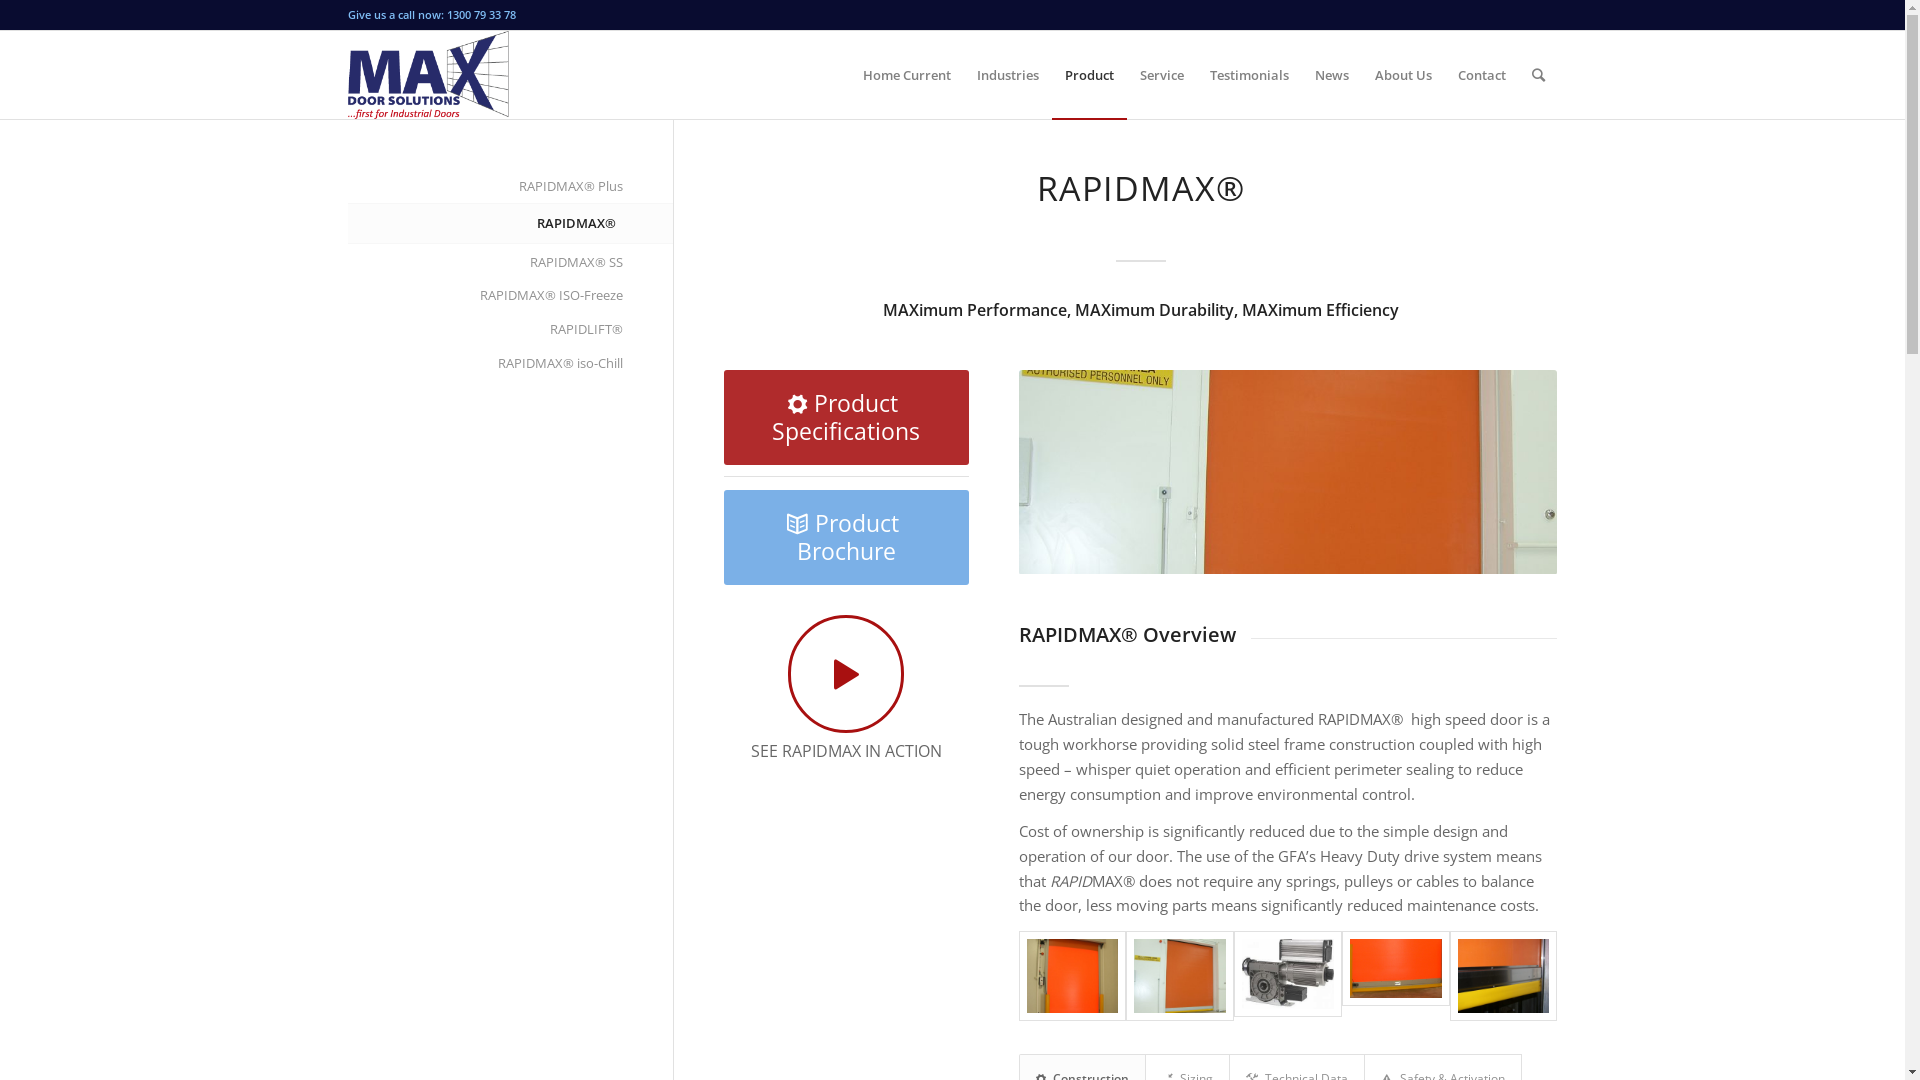 The width and height of the screenshot is (1920, 1080). Describe the element at coordinates (1247, 73) in the screenshot. I see `'Testimonials'` at that location.